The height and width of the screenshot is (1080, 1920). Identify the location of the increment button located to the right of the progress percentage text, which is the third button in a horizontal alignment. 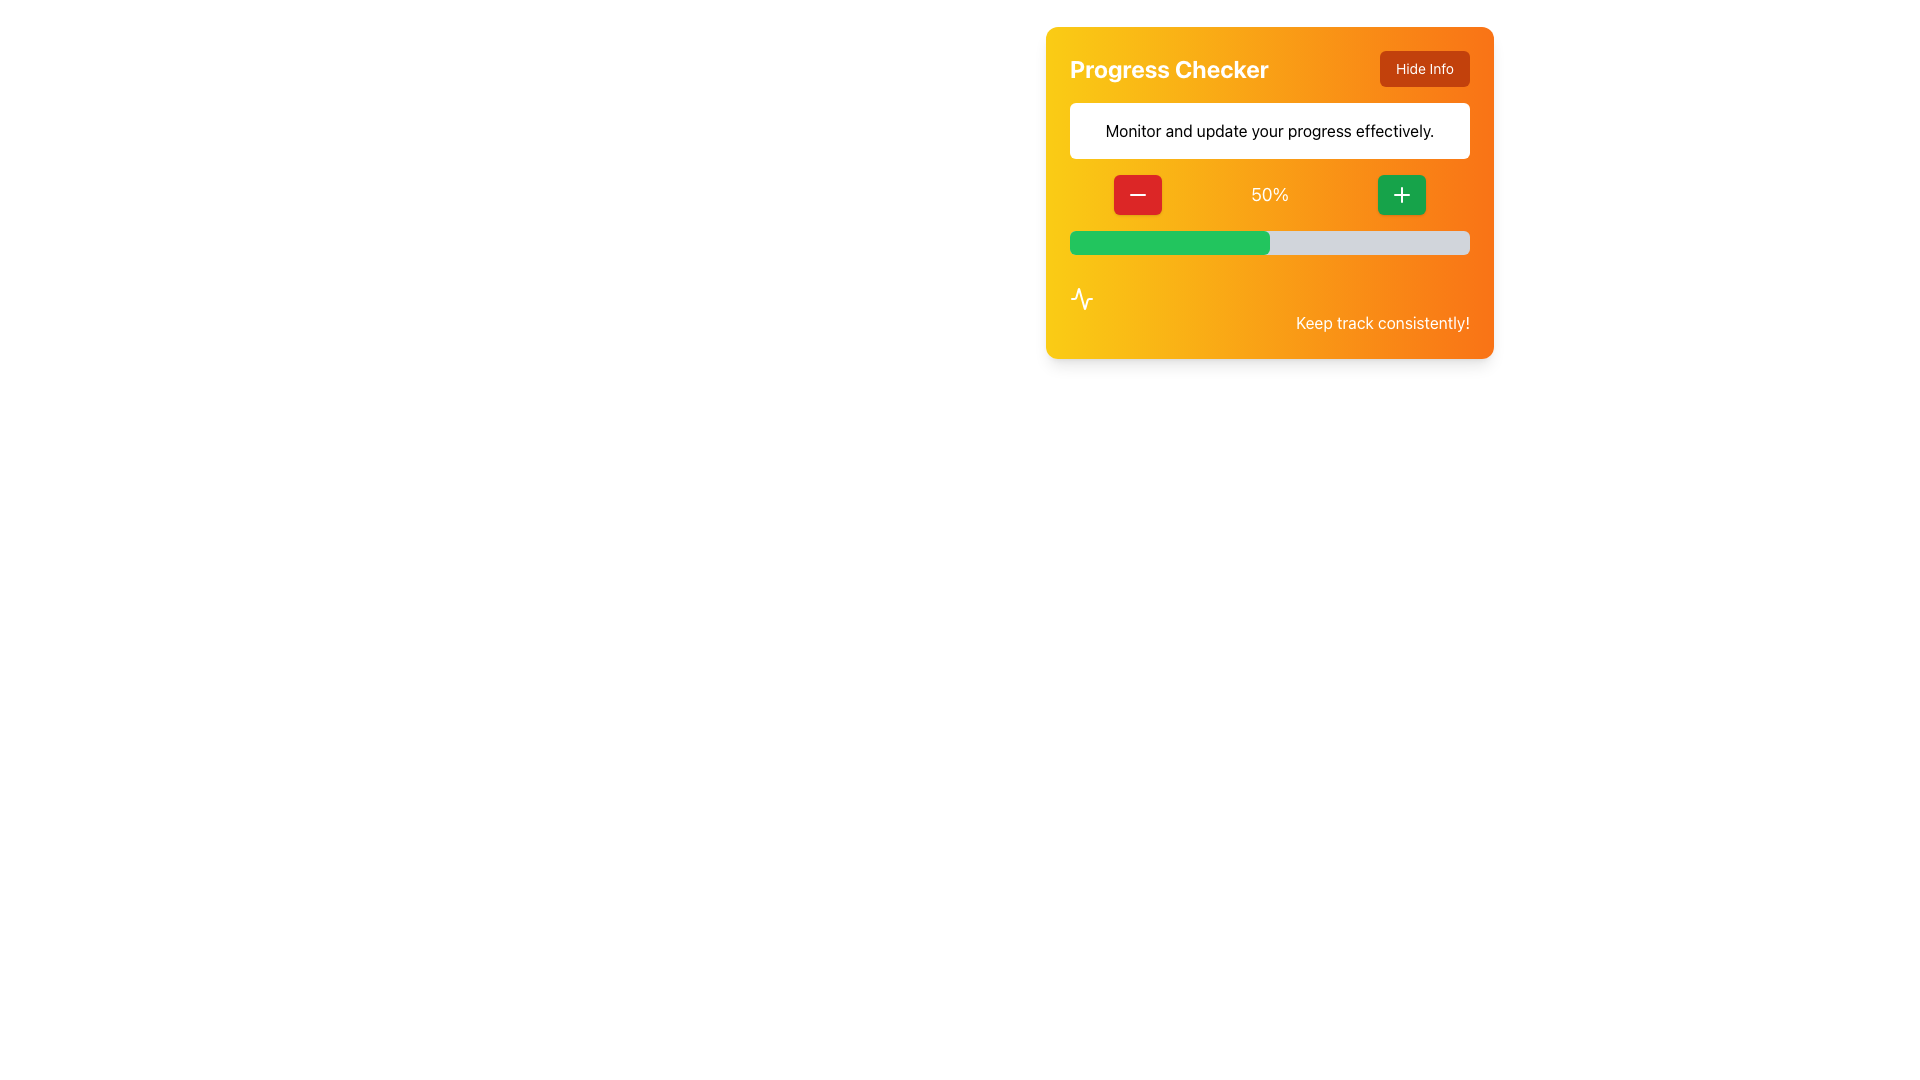
(1400, 195).